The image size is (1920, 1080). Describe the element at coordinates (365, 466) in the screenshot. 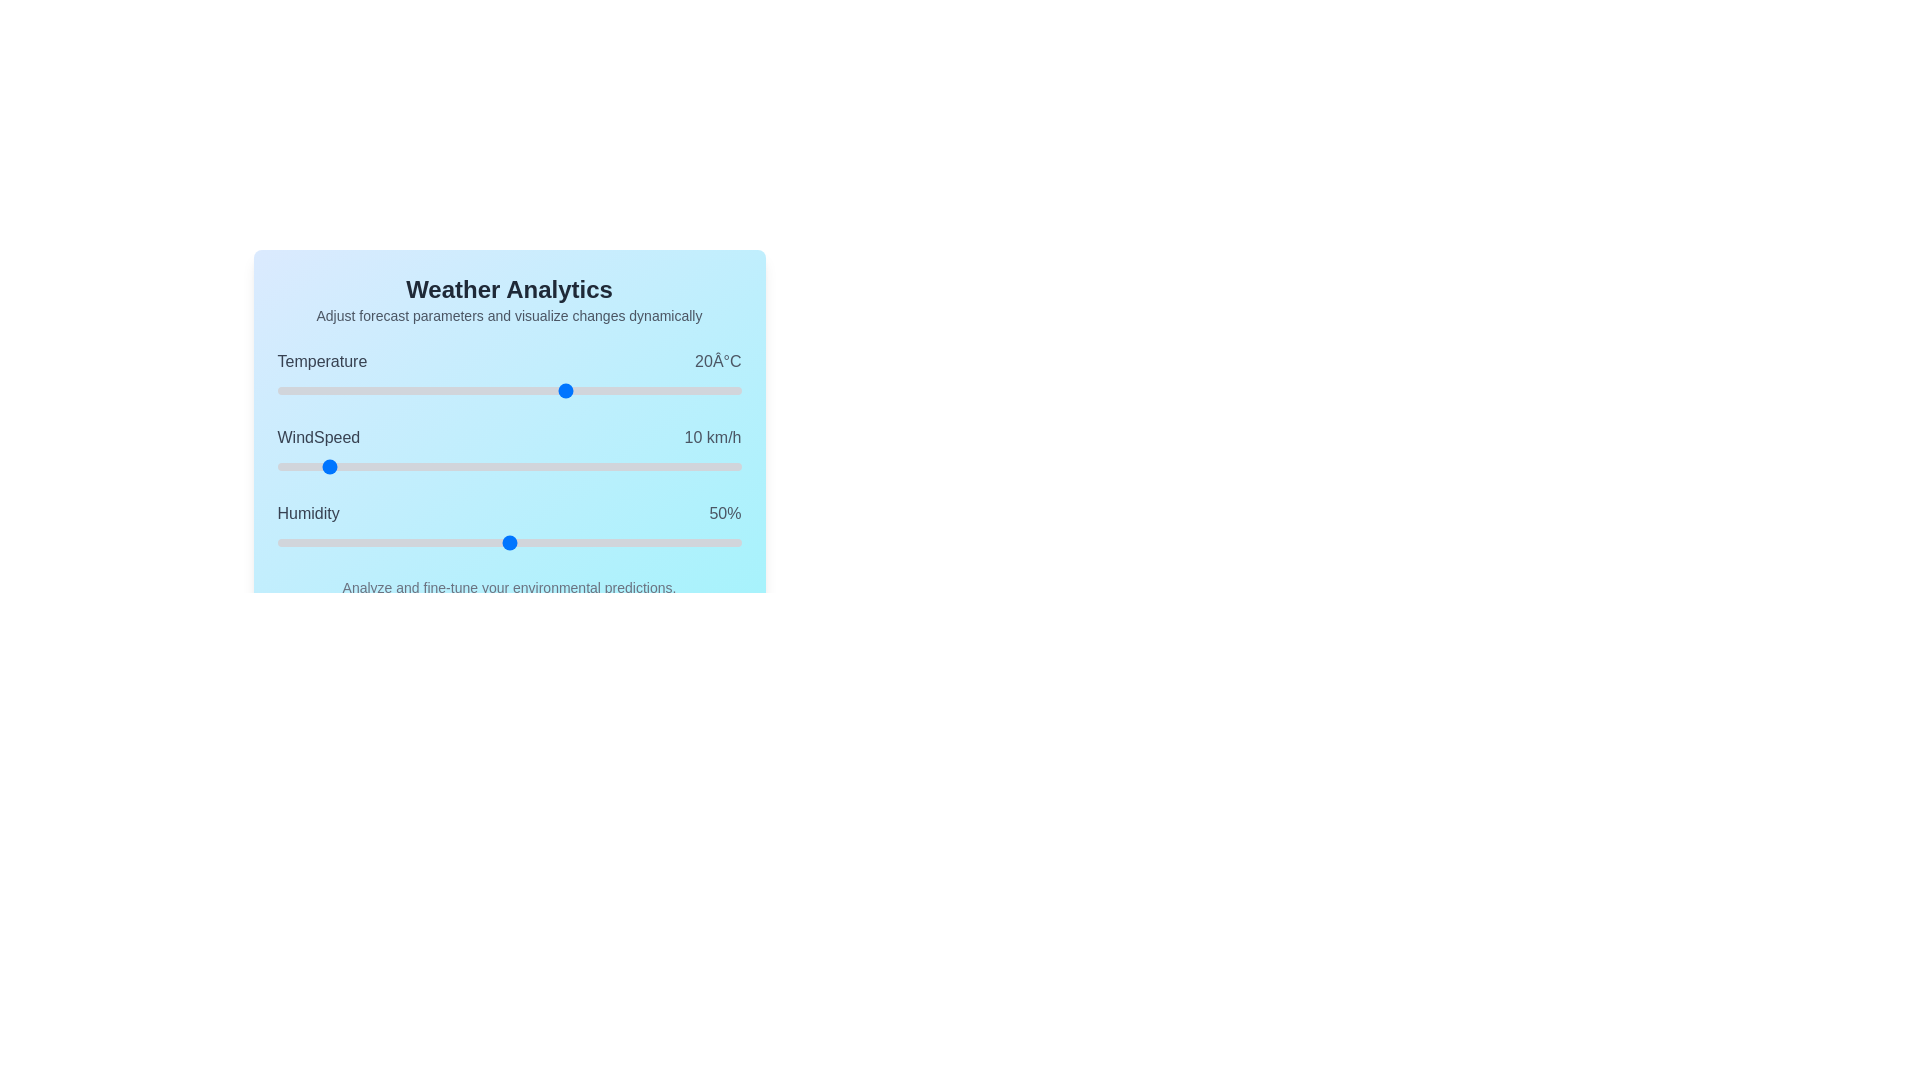

I see `the WindSpeed slider to 19 km/h` at that location.